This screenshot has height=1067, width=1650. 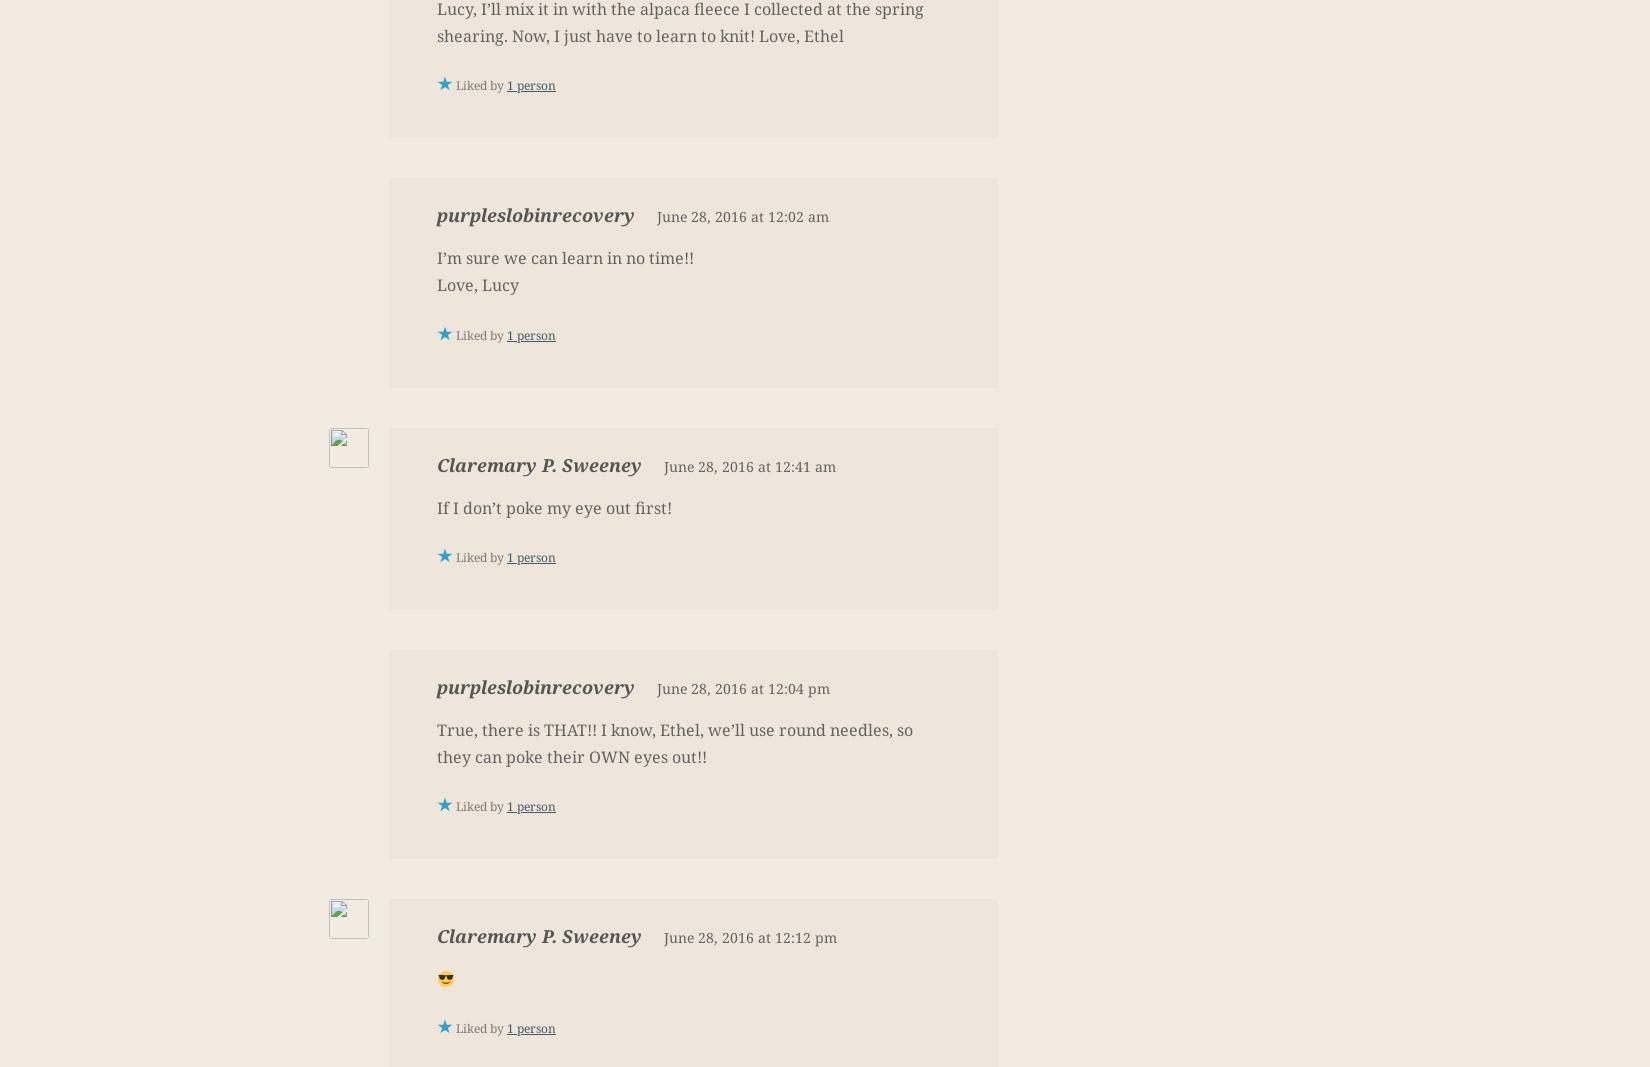 What do you see at coordinates (553, 506) in the screenshot?
I see `'If I don’t poke my eye out first!'` at bounding box center [553, 506].